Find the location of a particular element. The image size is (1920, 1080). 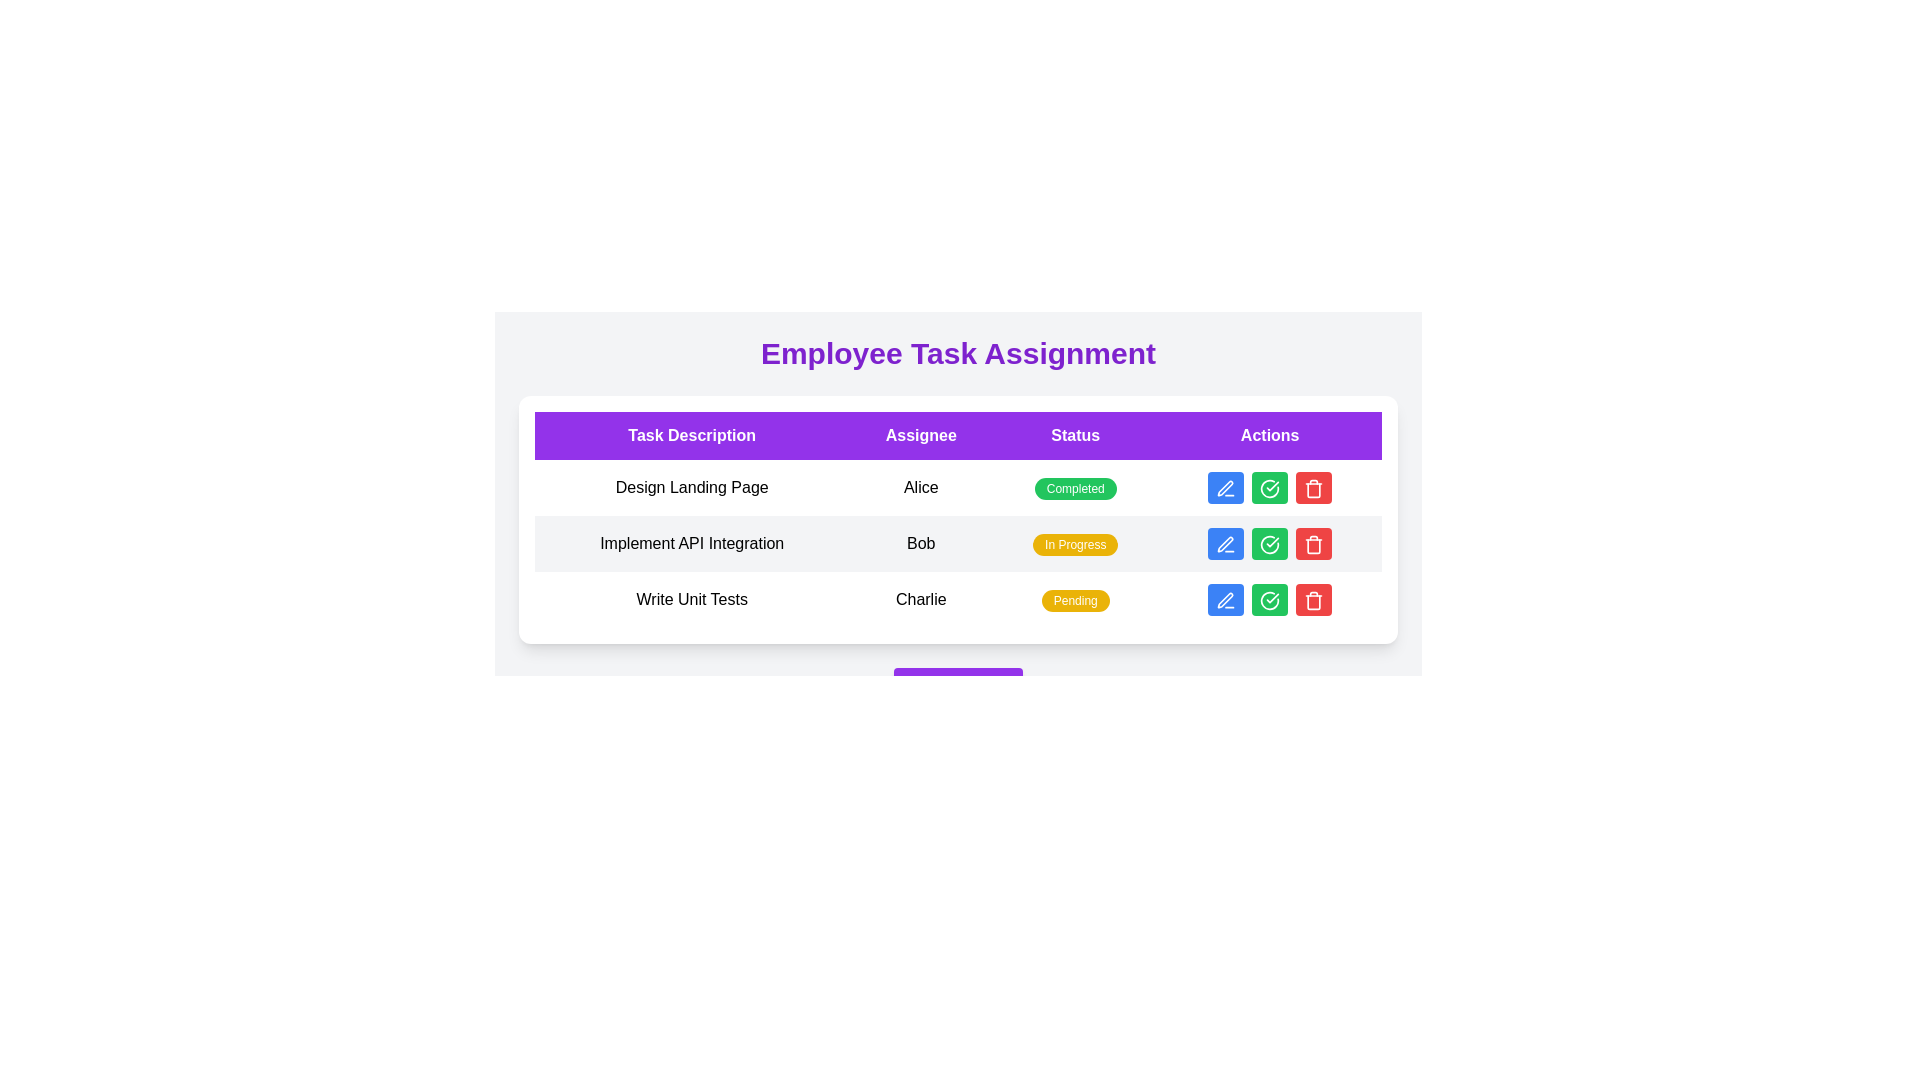

the edit action icon in the Actions column for the 'Implement API Integration' row associated with 'Bob' is located at coordinates (1225, 544).